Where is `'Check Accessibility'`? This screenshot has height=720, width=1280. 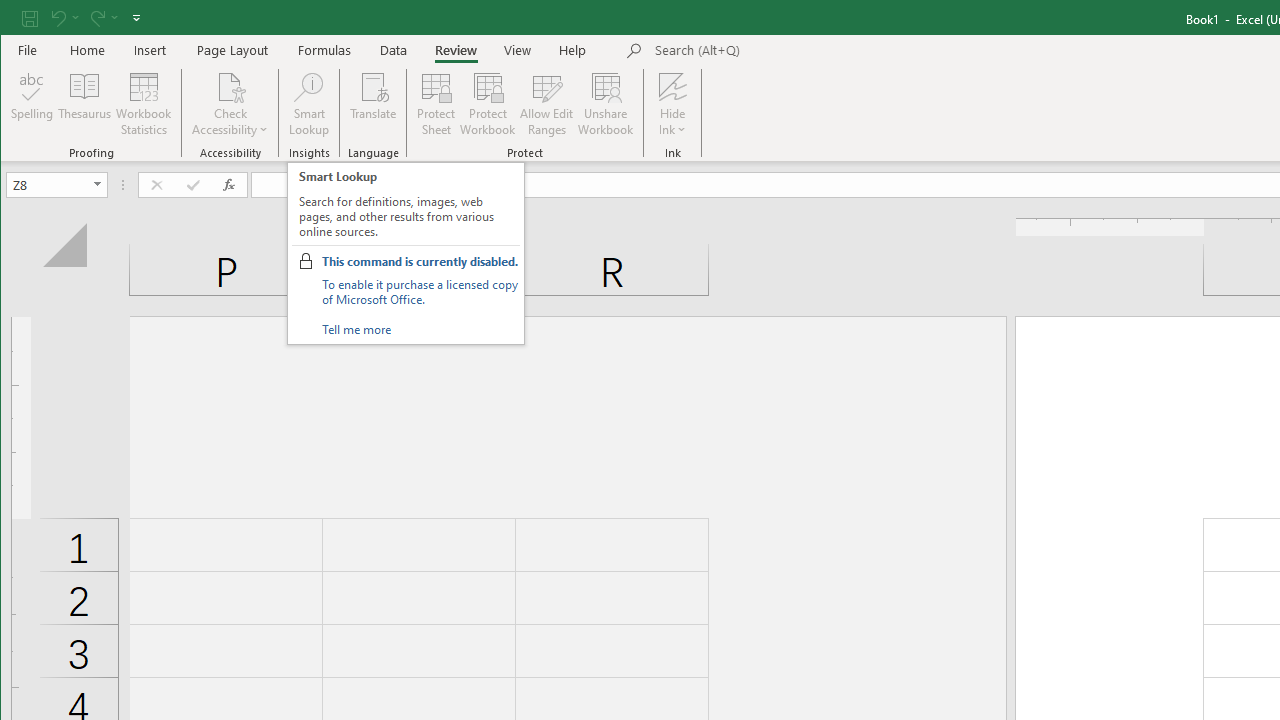
'Check Accessibility' is located at coordinates (230, 104).